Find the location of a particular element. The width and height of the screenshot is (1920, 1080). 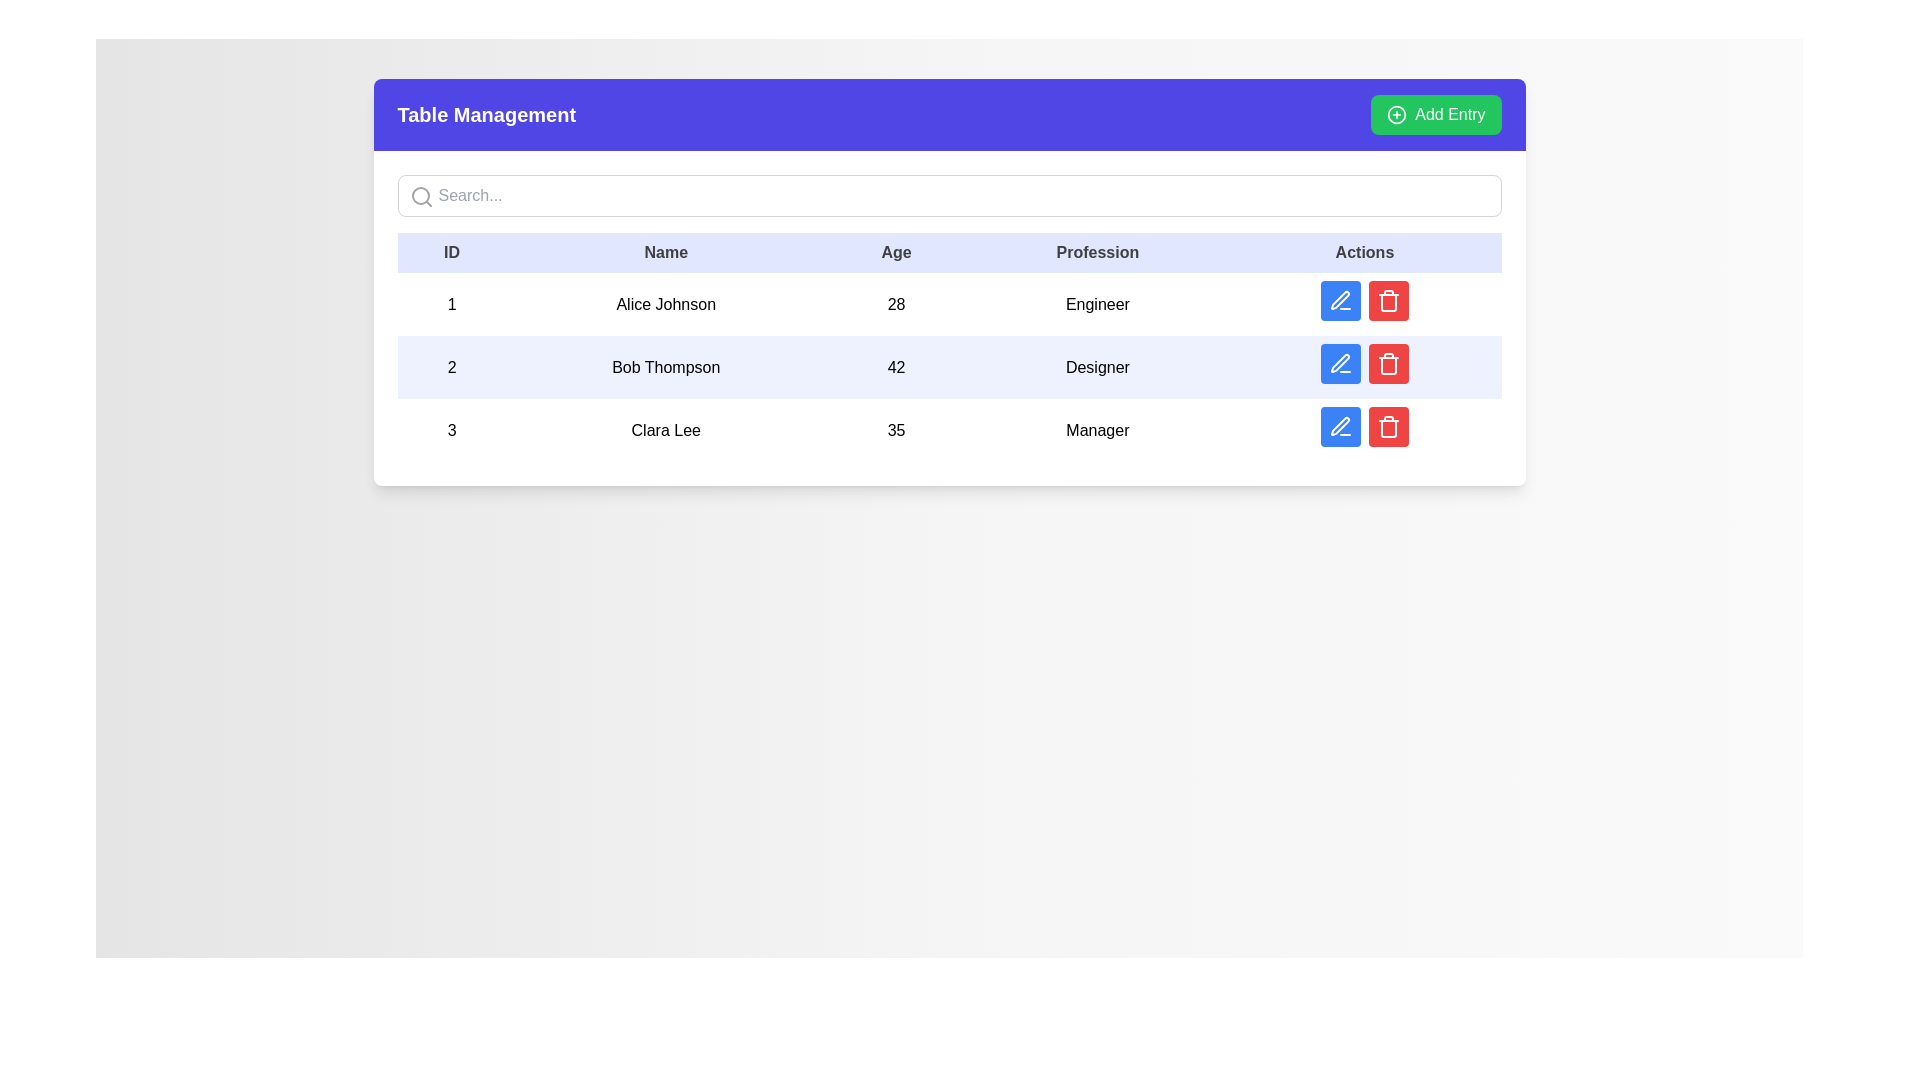

the interactive button group in the 'Actions' column for the row corresponding to 'Alice Johnson' is located at coordinates (1363, 304).